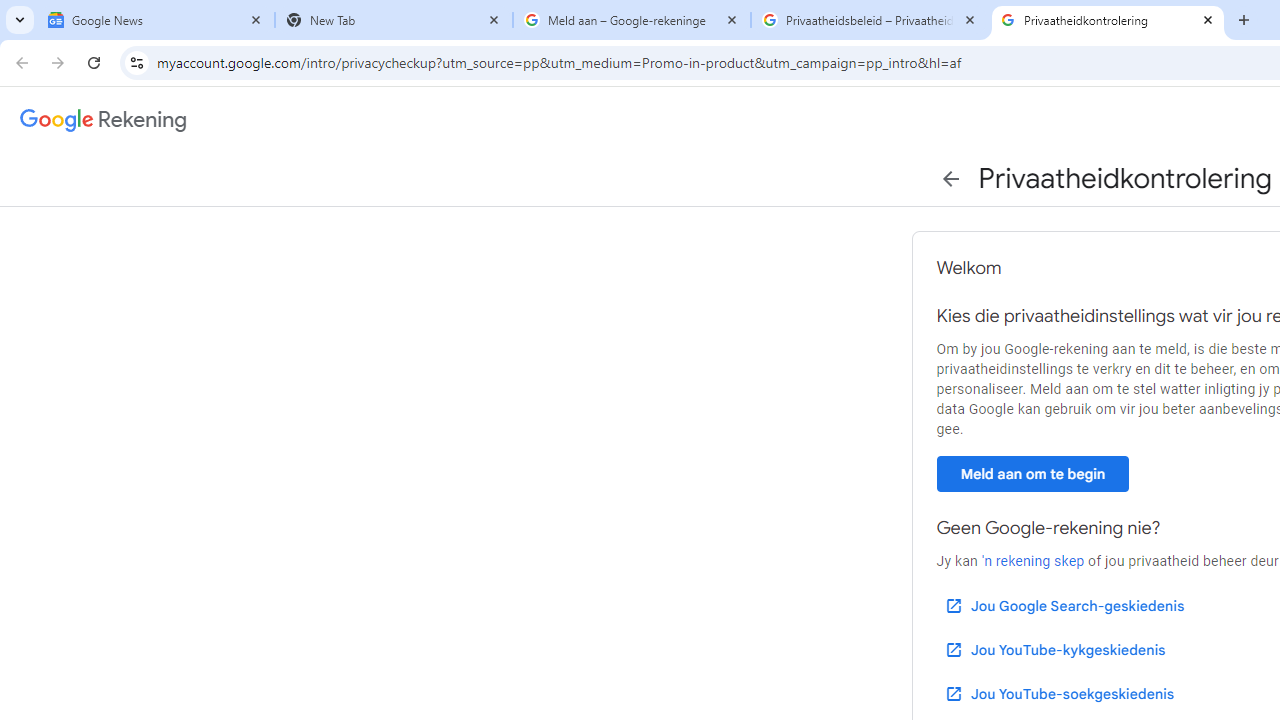 The image size is (1280, 720). Describe the element at coordinates (394, 20) in the screenshot. I see `'New Tab'` at that location.